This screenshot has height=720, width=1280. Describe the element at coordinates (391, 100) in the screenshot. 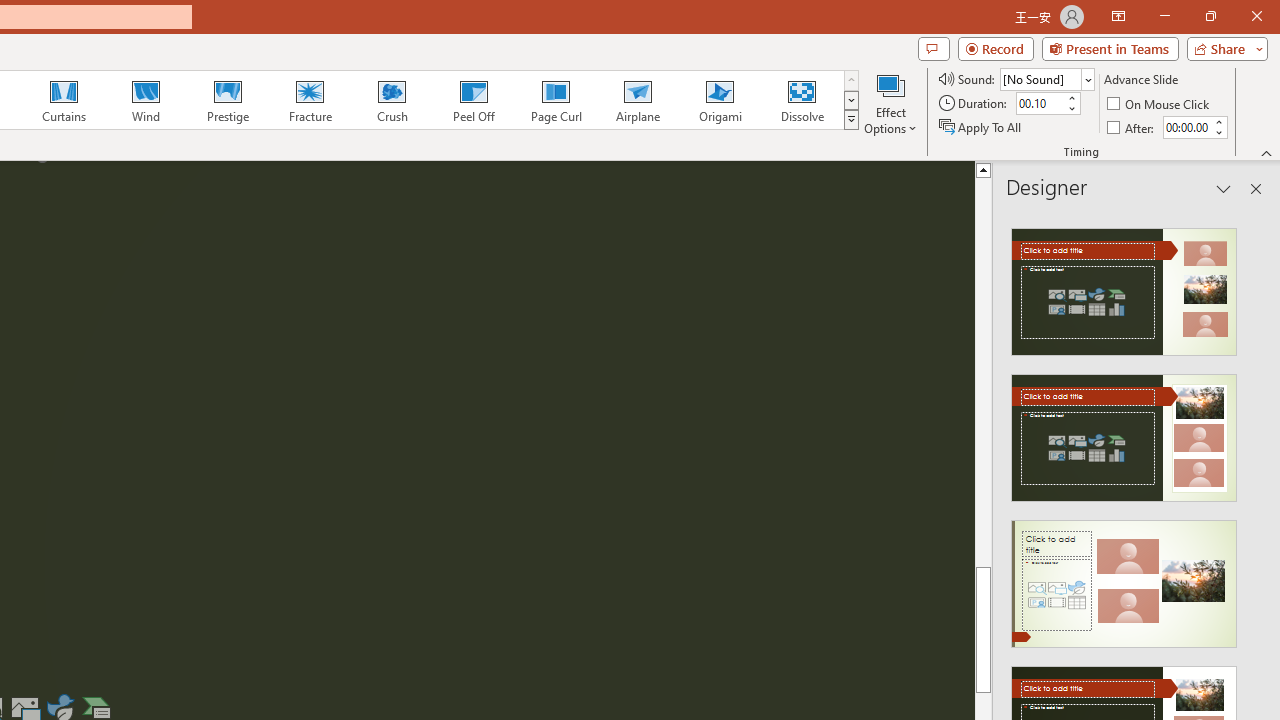

I see `'Crush'` at that location.